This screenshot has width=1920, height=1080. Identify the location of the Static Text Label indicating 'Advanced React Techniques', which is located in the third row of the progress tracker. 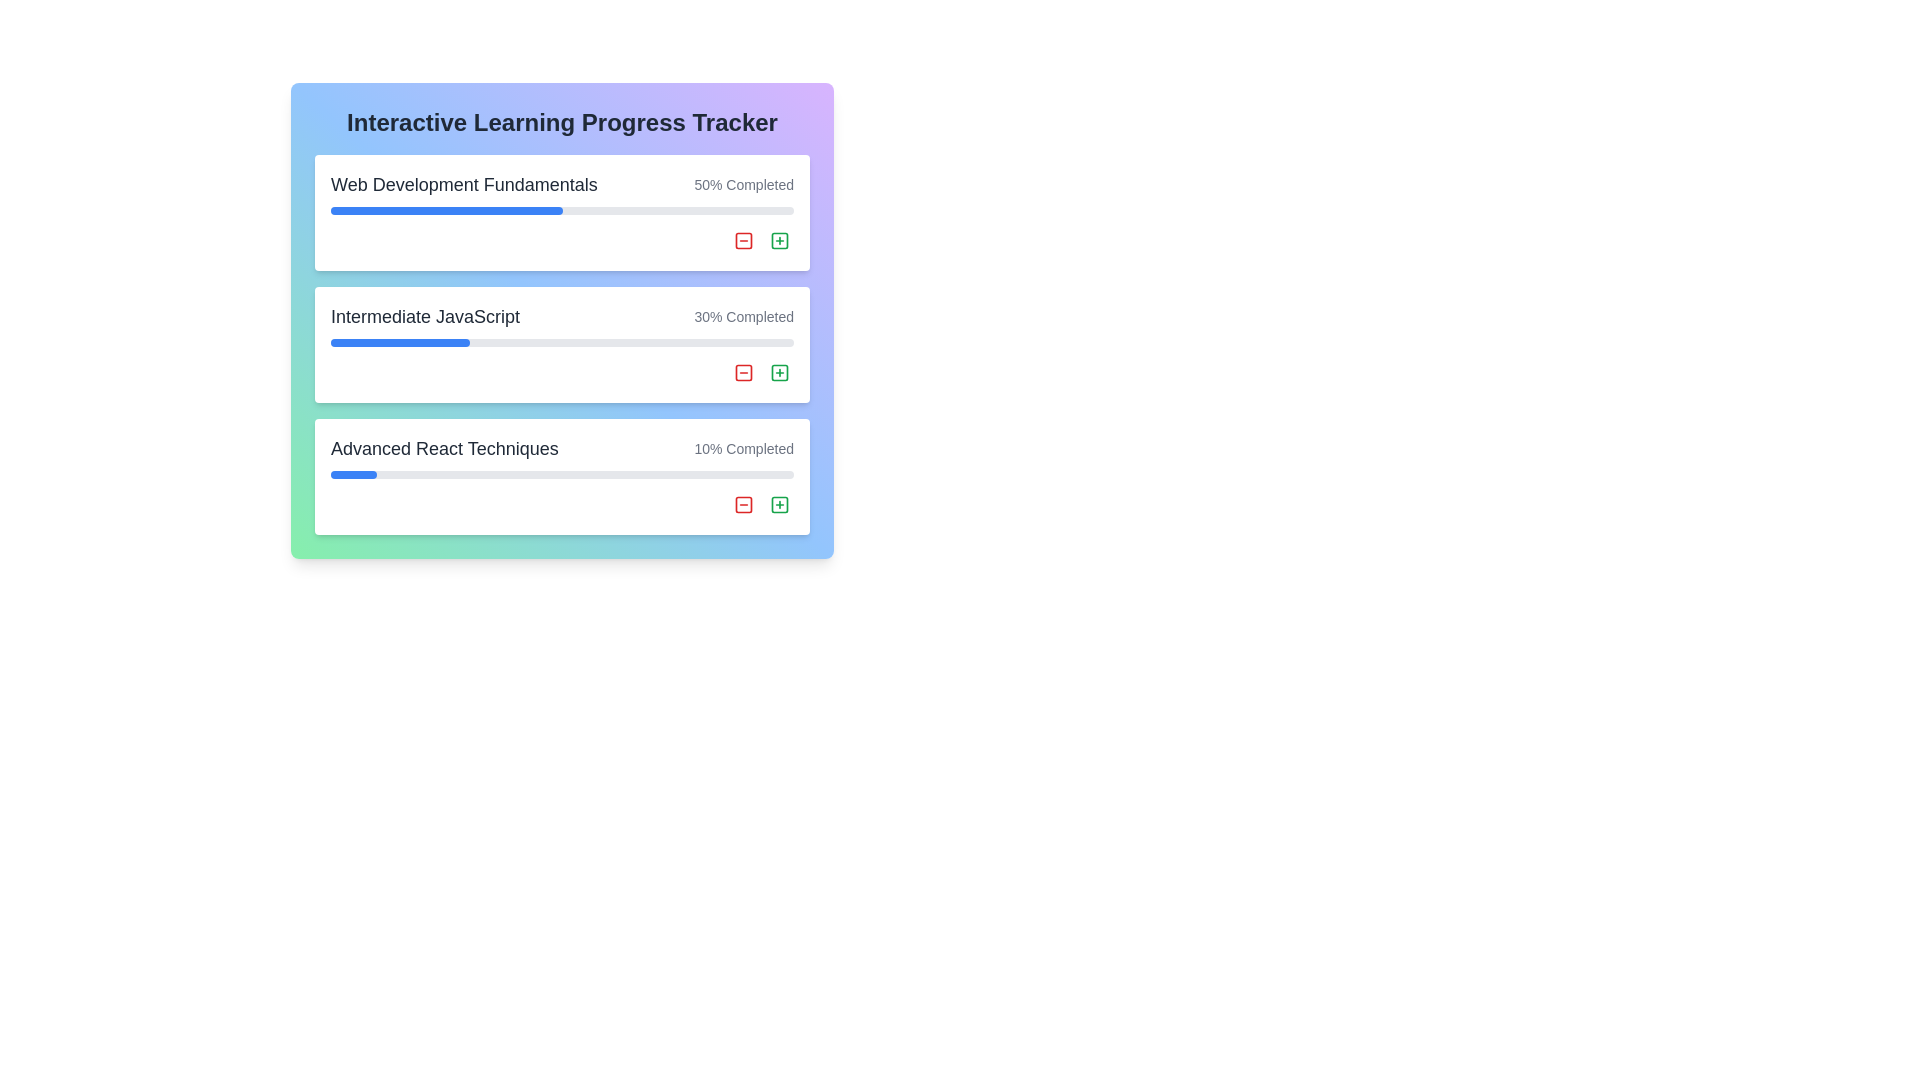
(443, 447).